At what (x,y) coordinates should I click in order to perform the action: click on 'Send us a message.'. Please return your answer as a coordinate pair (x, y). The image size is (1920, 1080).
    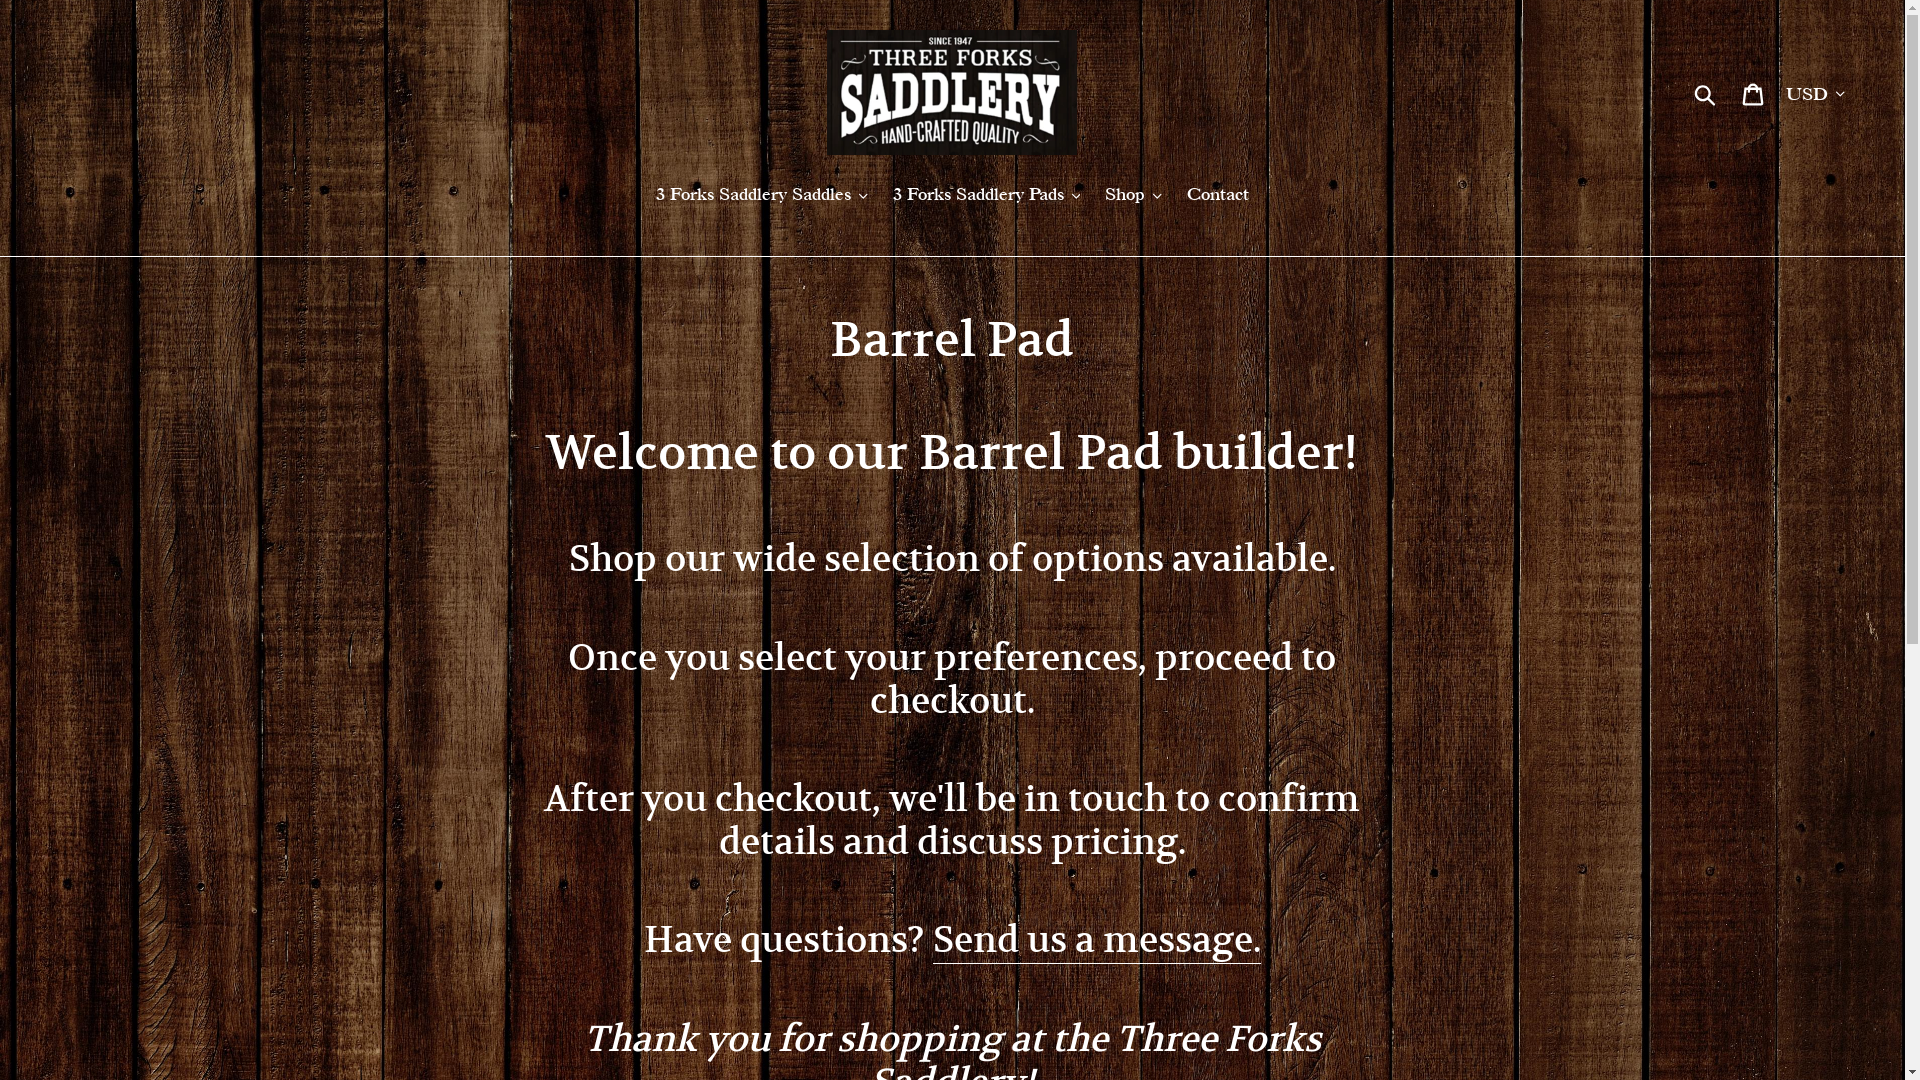
    Looking at the image, I should click on (1096, 940).